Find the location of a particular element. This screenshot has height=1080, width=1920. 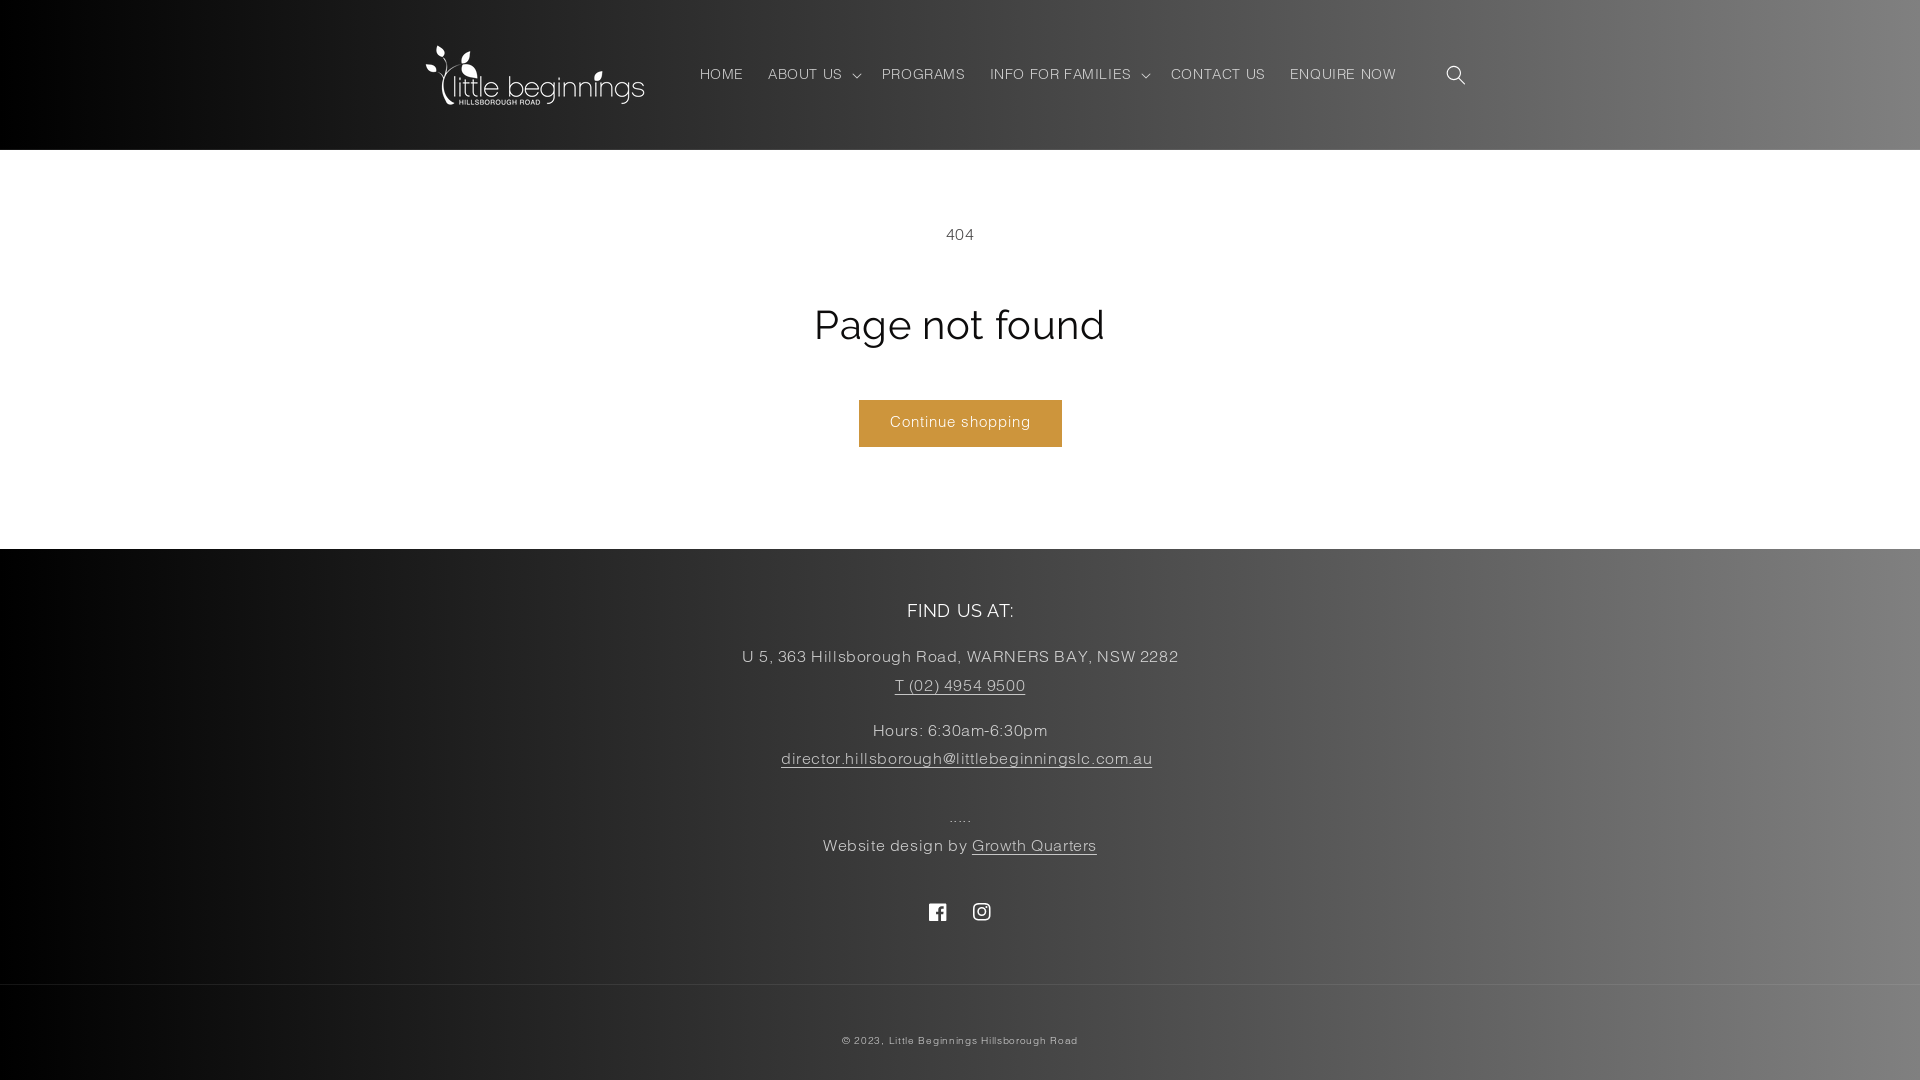

'director.hillsborough@littlebeginningslc.com.au' is located at coordinates (966, 758).